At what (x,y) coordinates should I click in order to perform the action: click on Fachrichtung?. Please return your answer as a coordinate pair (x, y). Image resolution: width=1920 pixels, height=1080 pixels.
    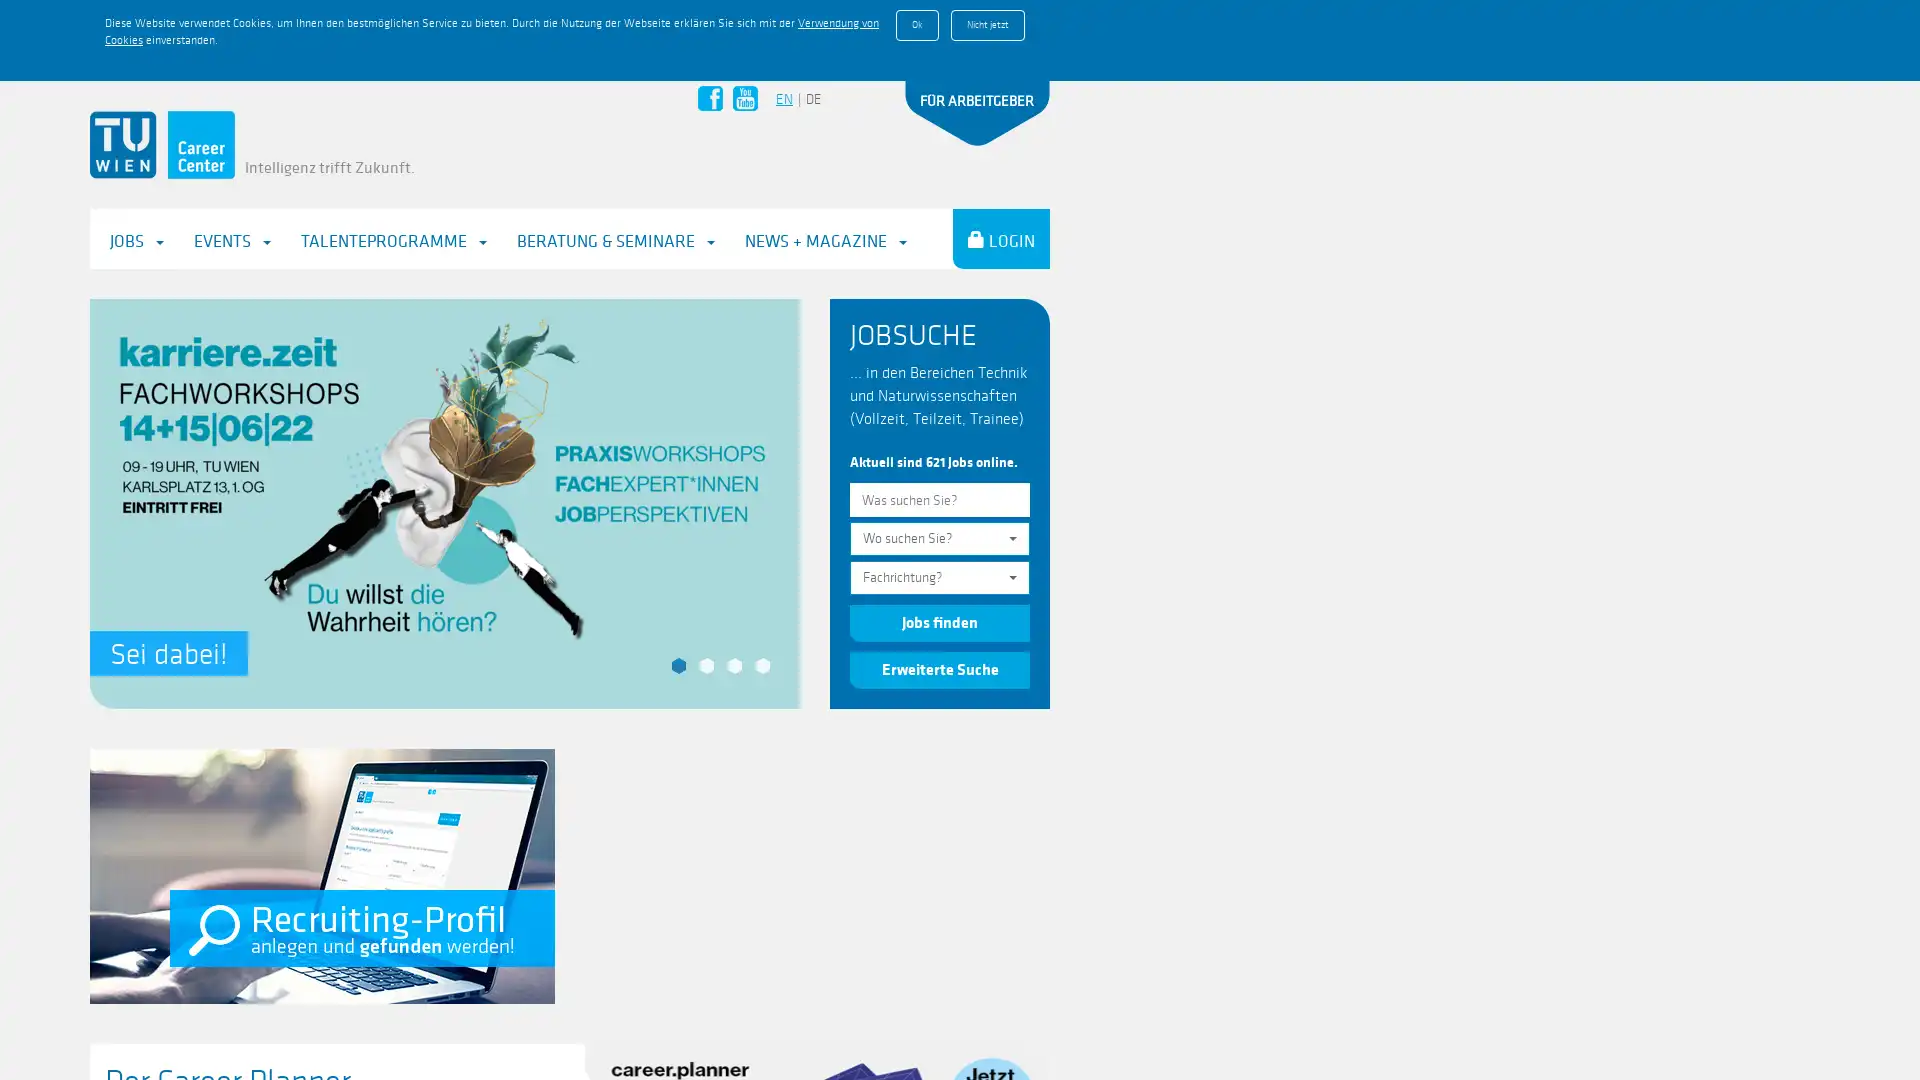
    Looking at the image, I should click on (939, 496).